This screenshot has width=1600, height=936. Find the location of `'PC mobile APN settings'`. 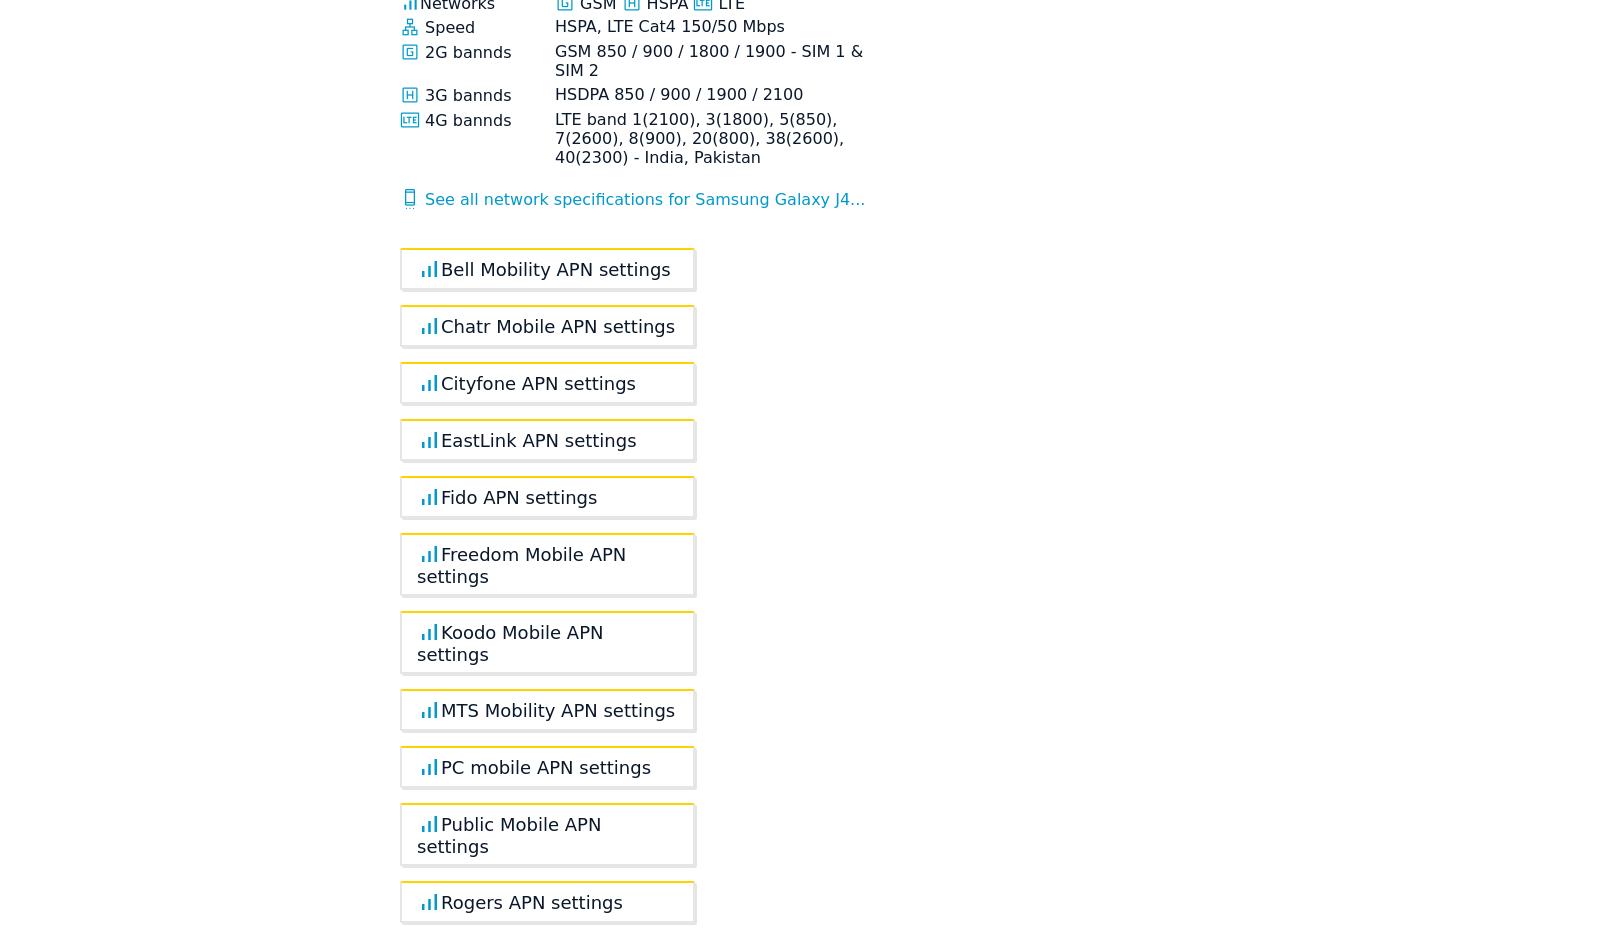

'PC mobile APN settings' is located at coordinates (544, 767).